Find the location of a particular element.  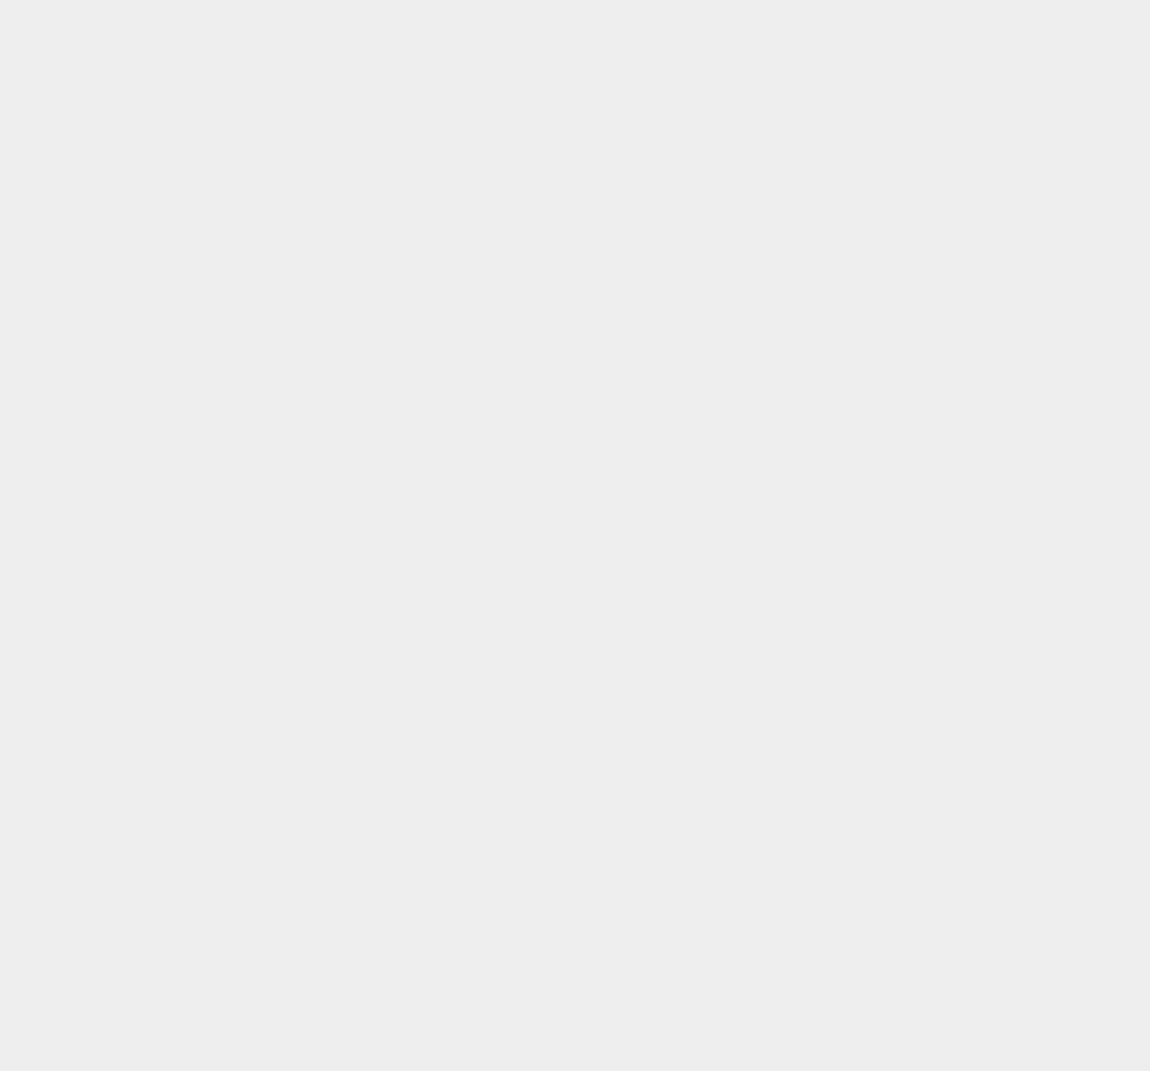

'Galaxy S-Voice' is located at coordinates (858, 653).